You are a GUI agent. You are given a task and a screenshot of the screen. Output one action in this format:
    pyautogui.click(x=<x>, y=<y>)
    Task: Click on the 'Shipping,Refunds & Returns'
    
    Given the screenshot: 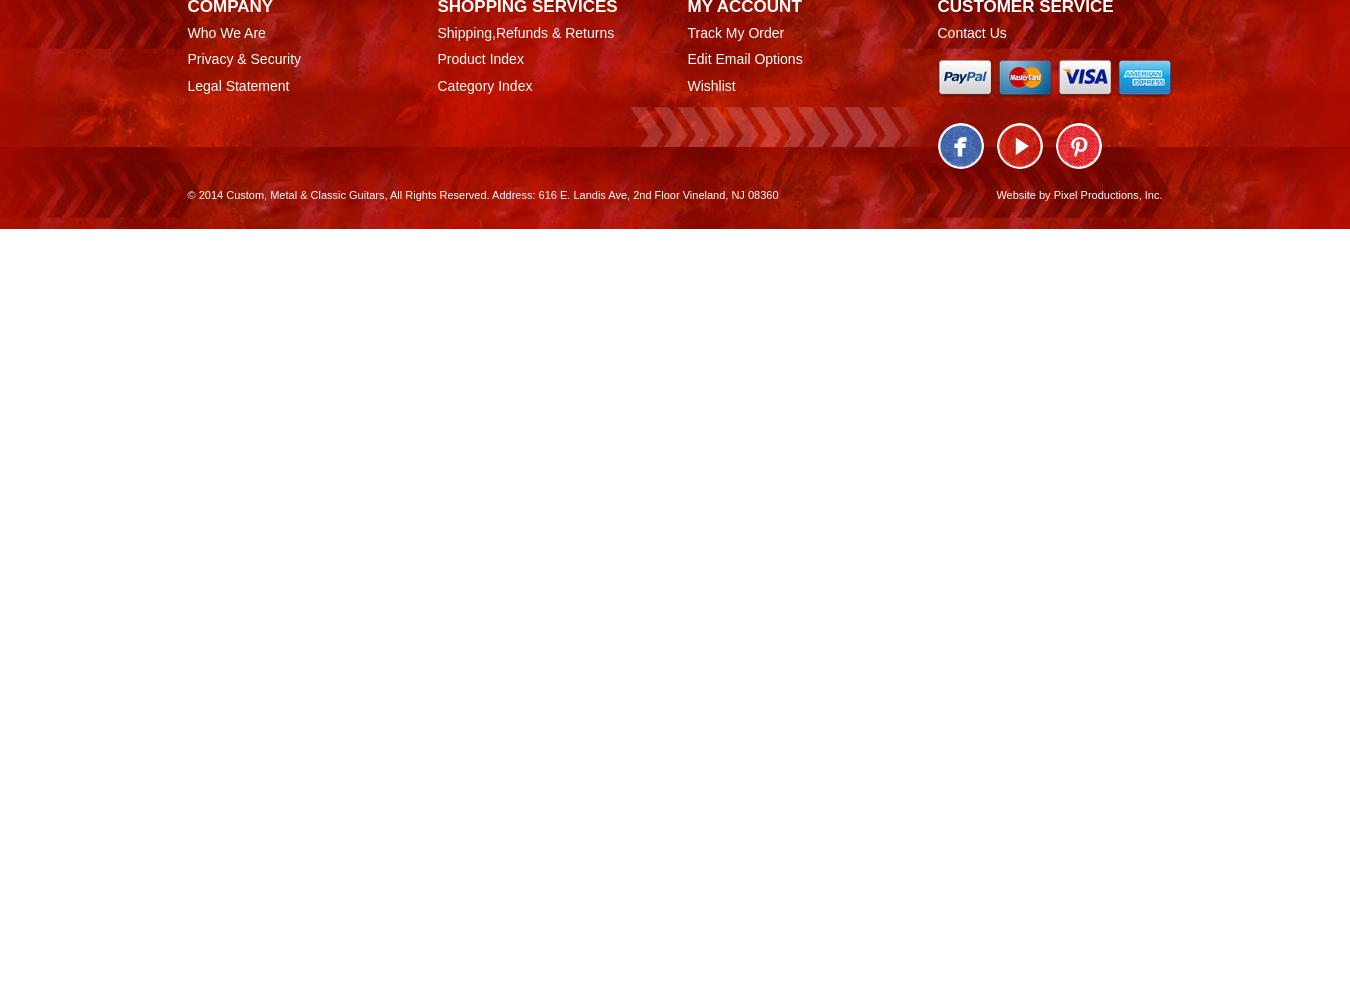 What is the action you would take?
    pyautogui.click(x=524, y=32)
    